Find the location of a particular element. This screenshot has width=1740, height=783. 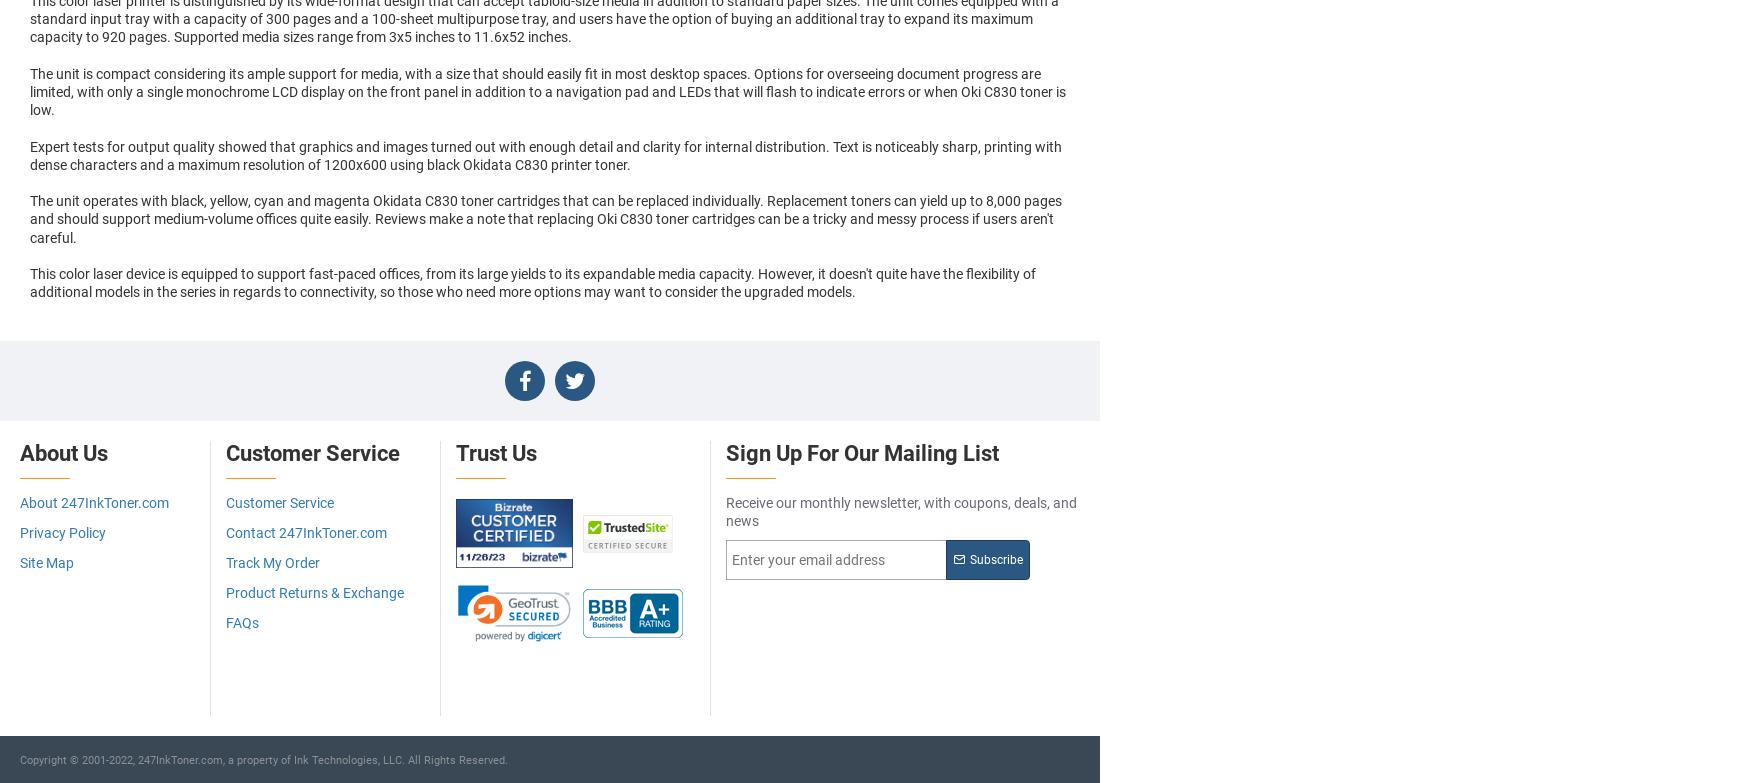

'Trust Us' is located at coordinates (495, 452).